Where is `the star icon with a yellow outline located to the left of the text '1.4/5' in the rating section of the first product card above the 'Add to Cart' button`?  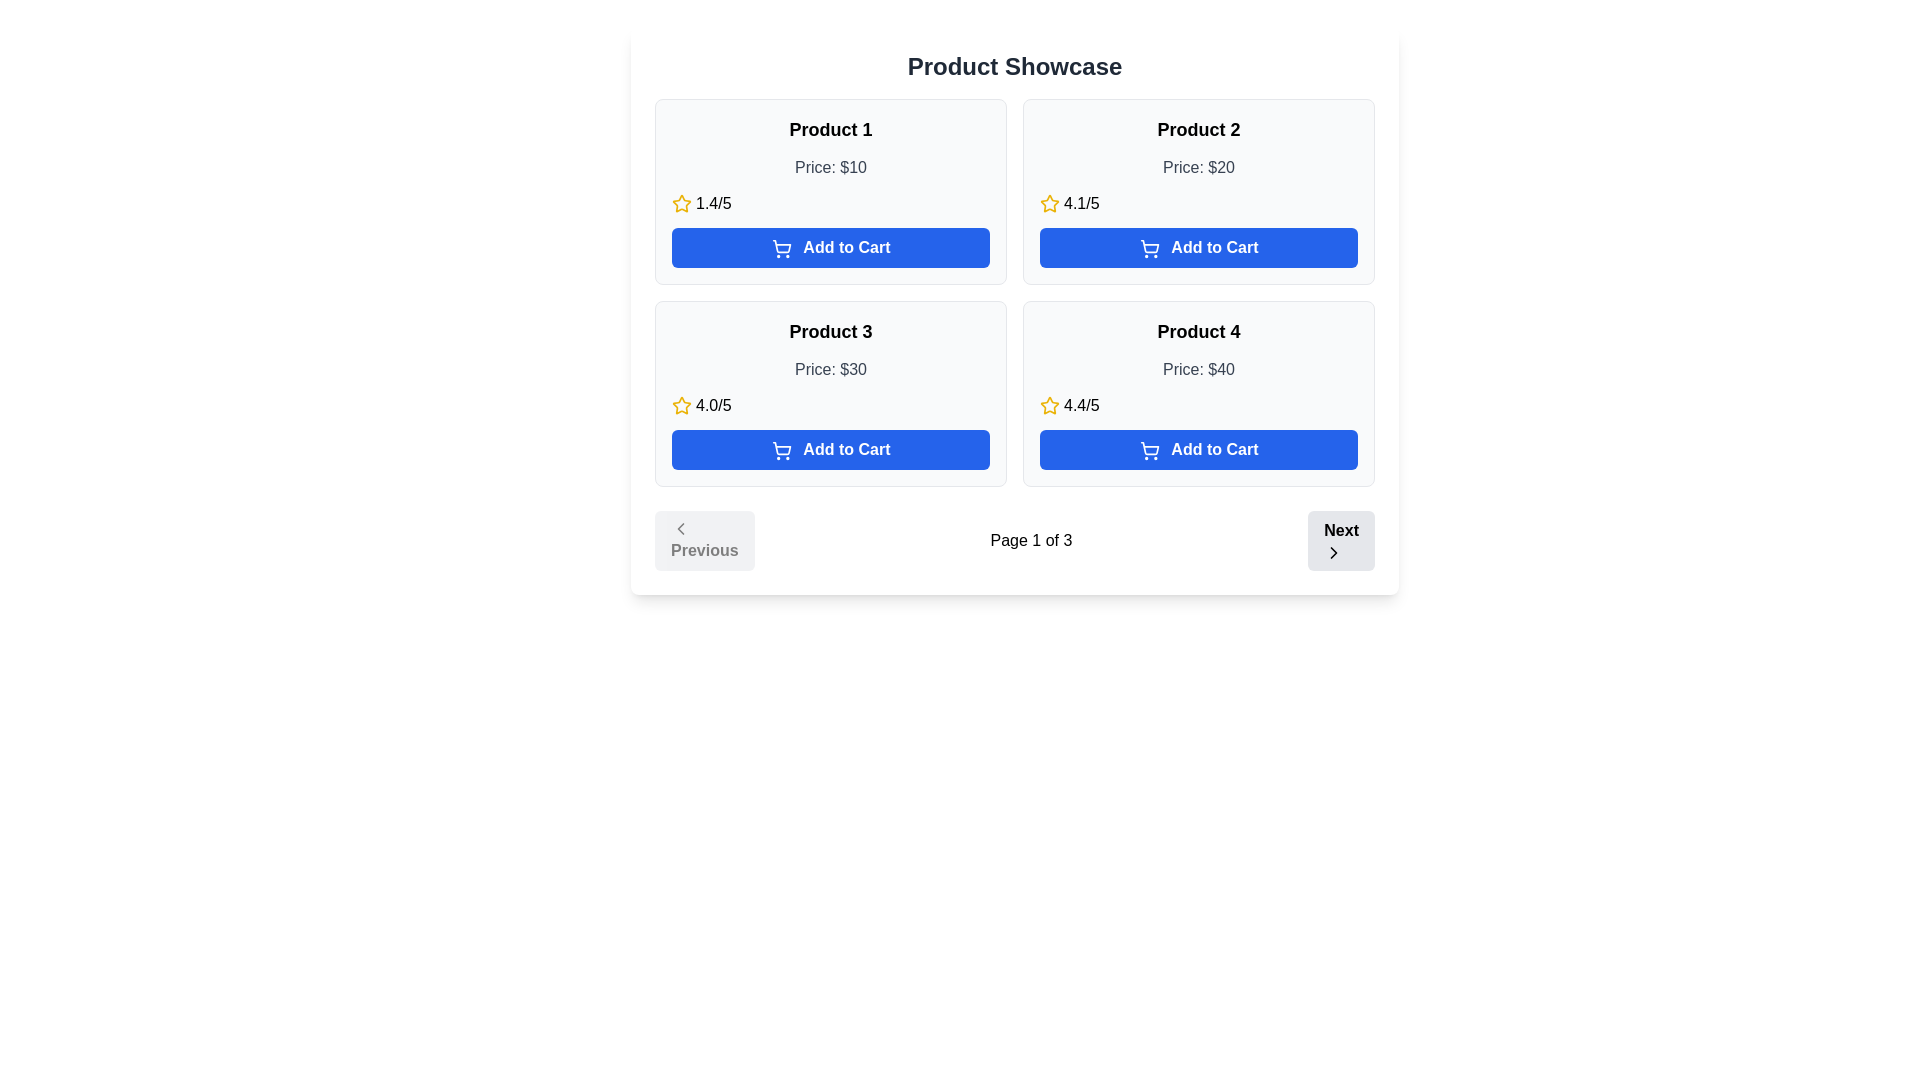 the star icon with a yellow outline located to the left of the text '1.4/5' in the rating section of the first product card above the 'Add to Cart' button is located at coordinates (681, 204).